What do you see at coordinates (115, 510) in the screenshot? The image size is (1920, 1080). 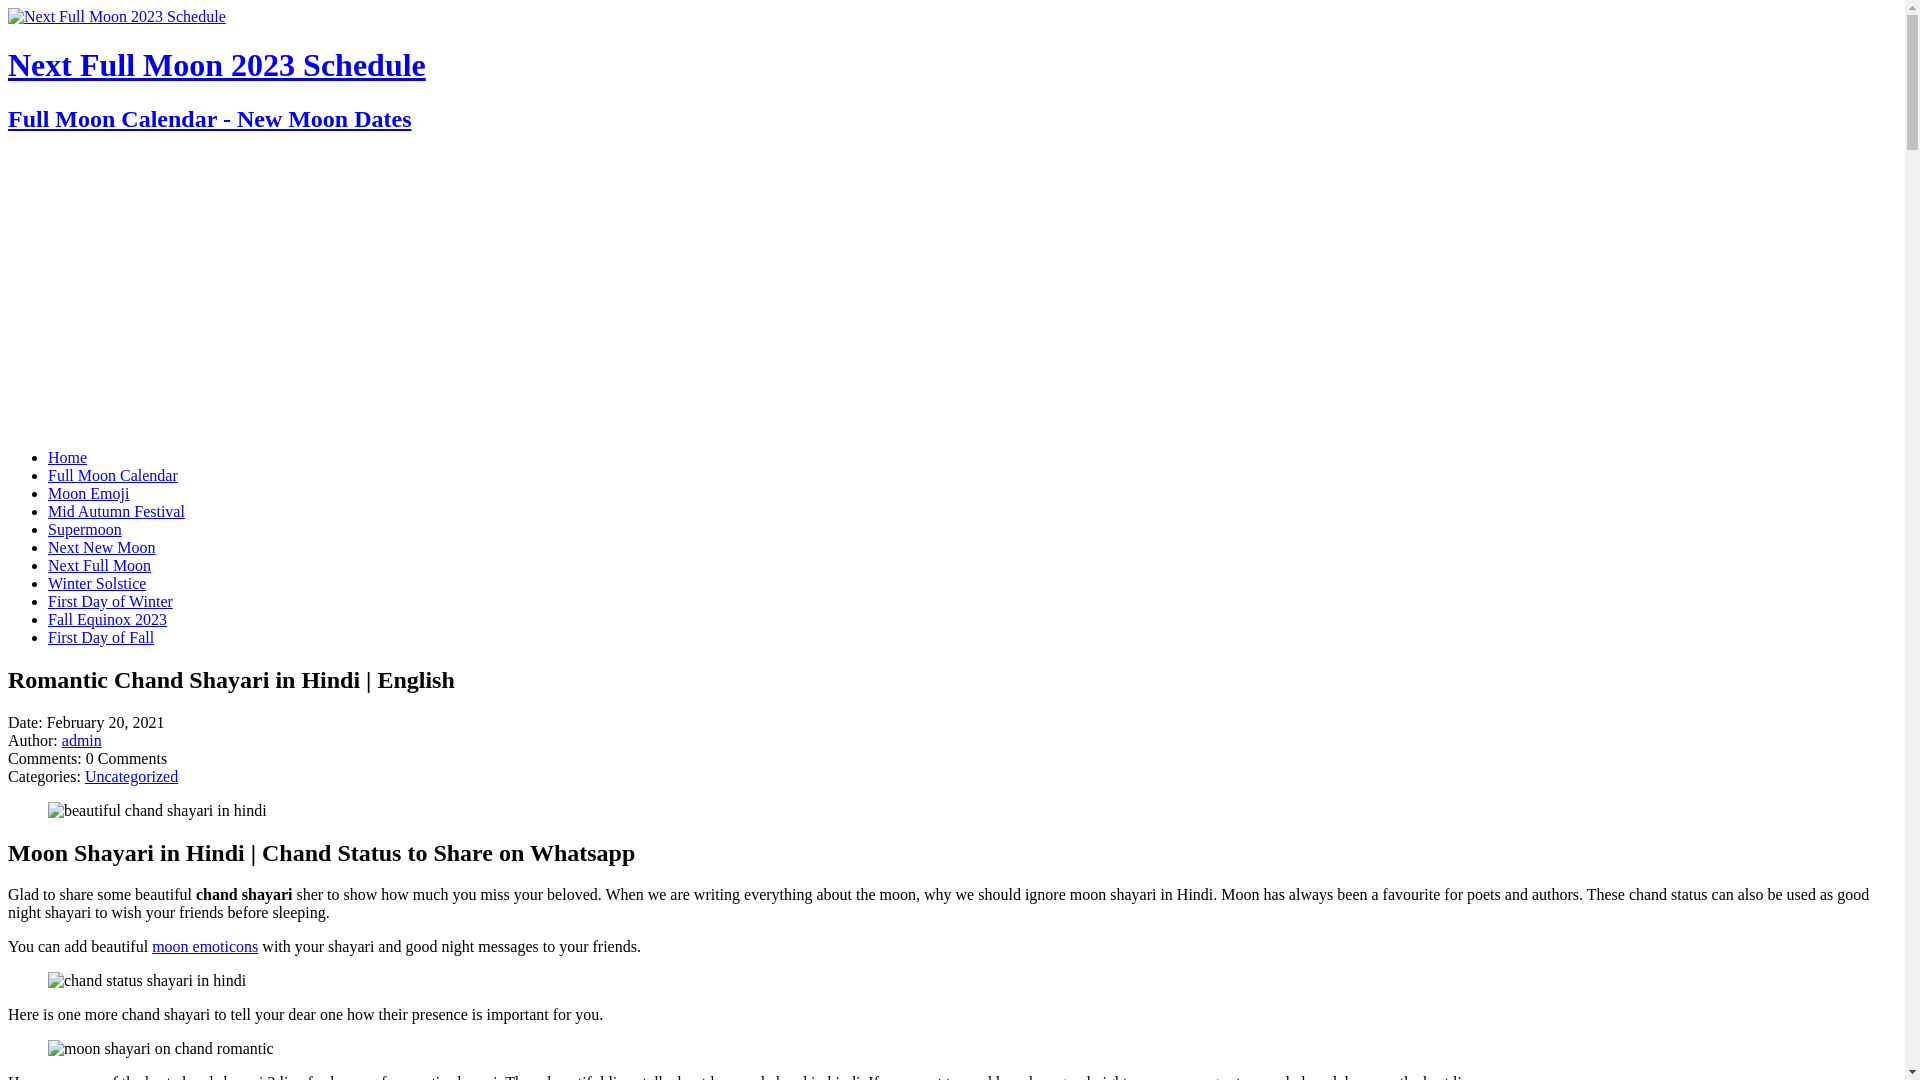 I see `'Mid Autumn Festival'` at bounding box center [115, 510].